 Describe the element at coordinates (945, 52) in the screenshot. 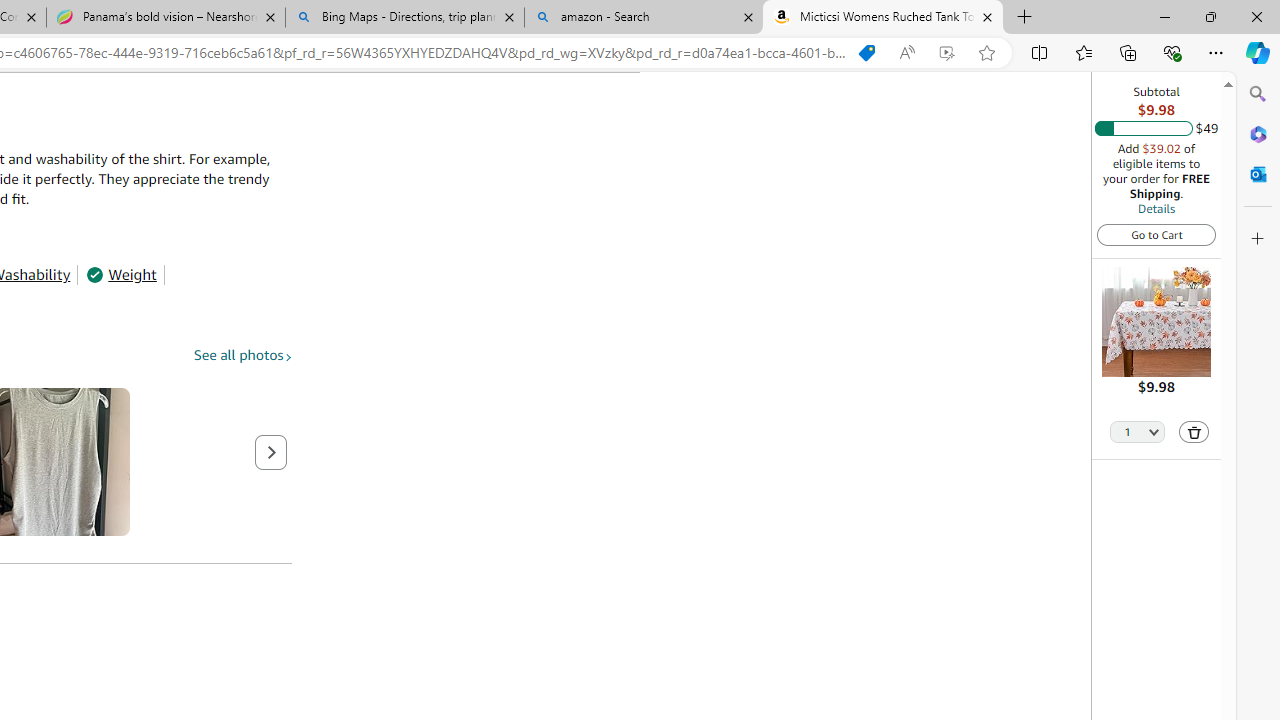

I see `'Enhance video'` at that location.